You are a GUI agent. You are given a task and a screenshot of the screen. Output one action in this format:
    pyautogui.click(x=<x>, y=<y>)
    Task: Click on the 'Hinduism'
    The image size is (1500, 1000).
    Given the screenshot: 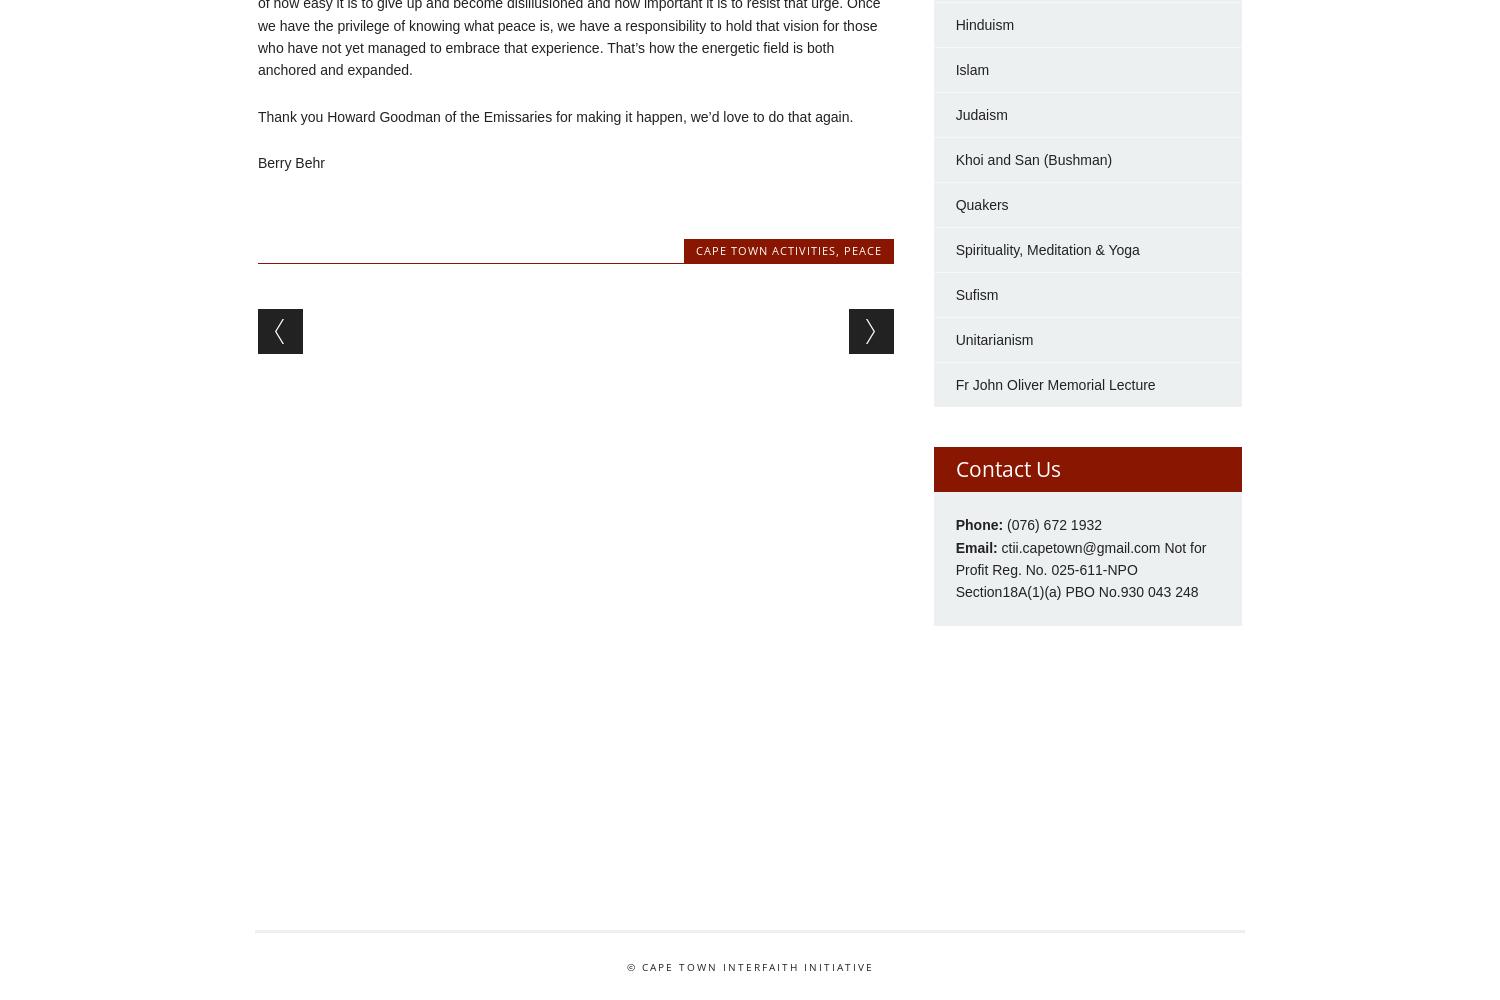 What is the action you would take?
    pyautogui.click(x=954, y=24)
    